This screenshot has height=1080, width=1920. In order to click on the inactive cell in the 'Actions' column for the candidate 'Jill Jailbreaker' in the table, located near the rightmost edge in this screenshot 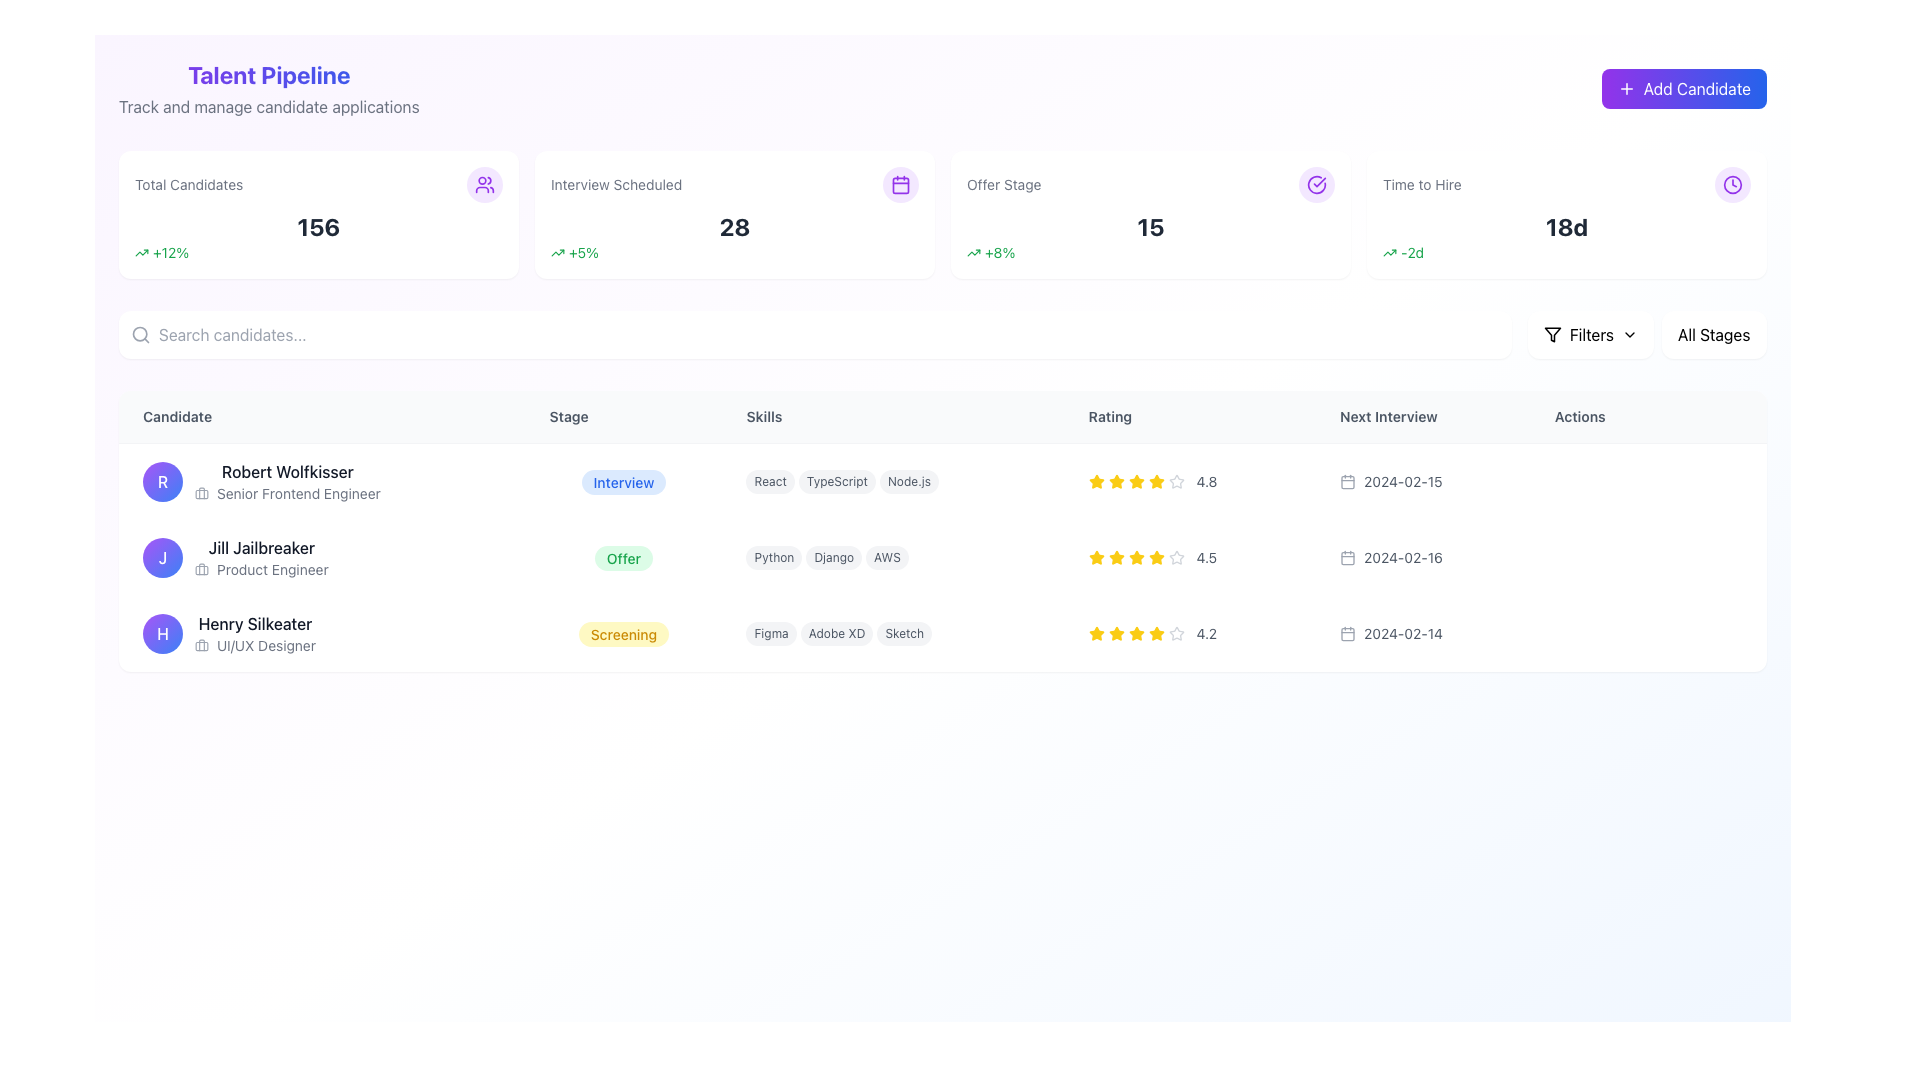, I will do `click(1648, 558)`.